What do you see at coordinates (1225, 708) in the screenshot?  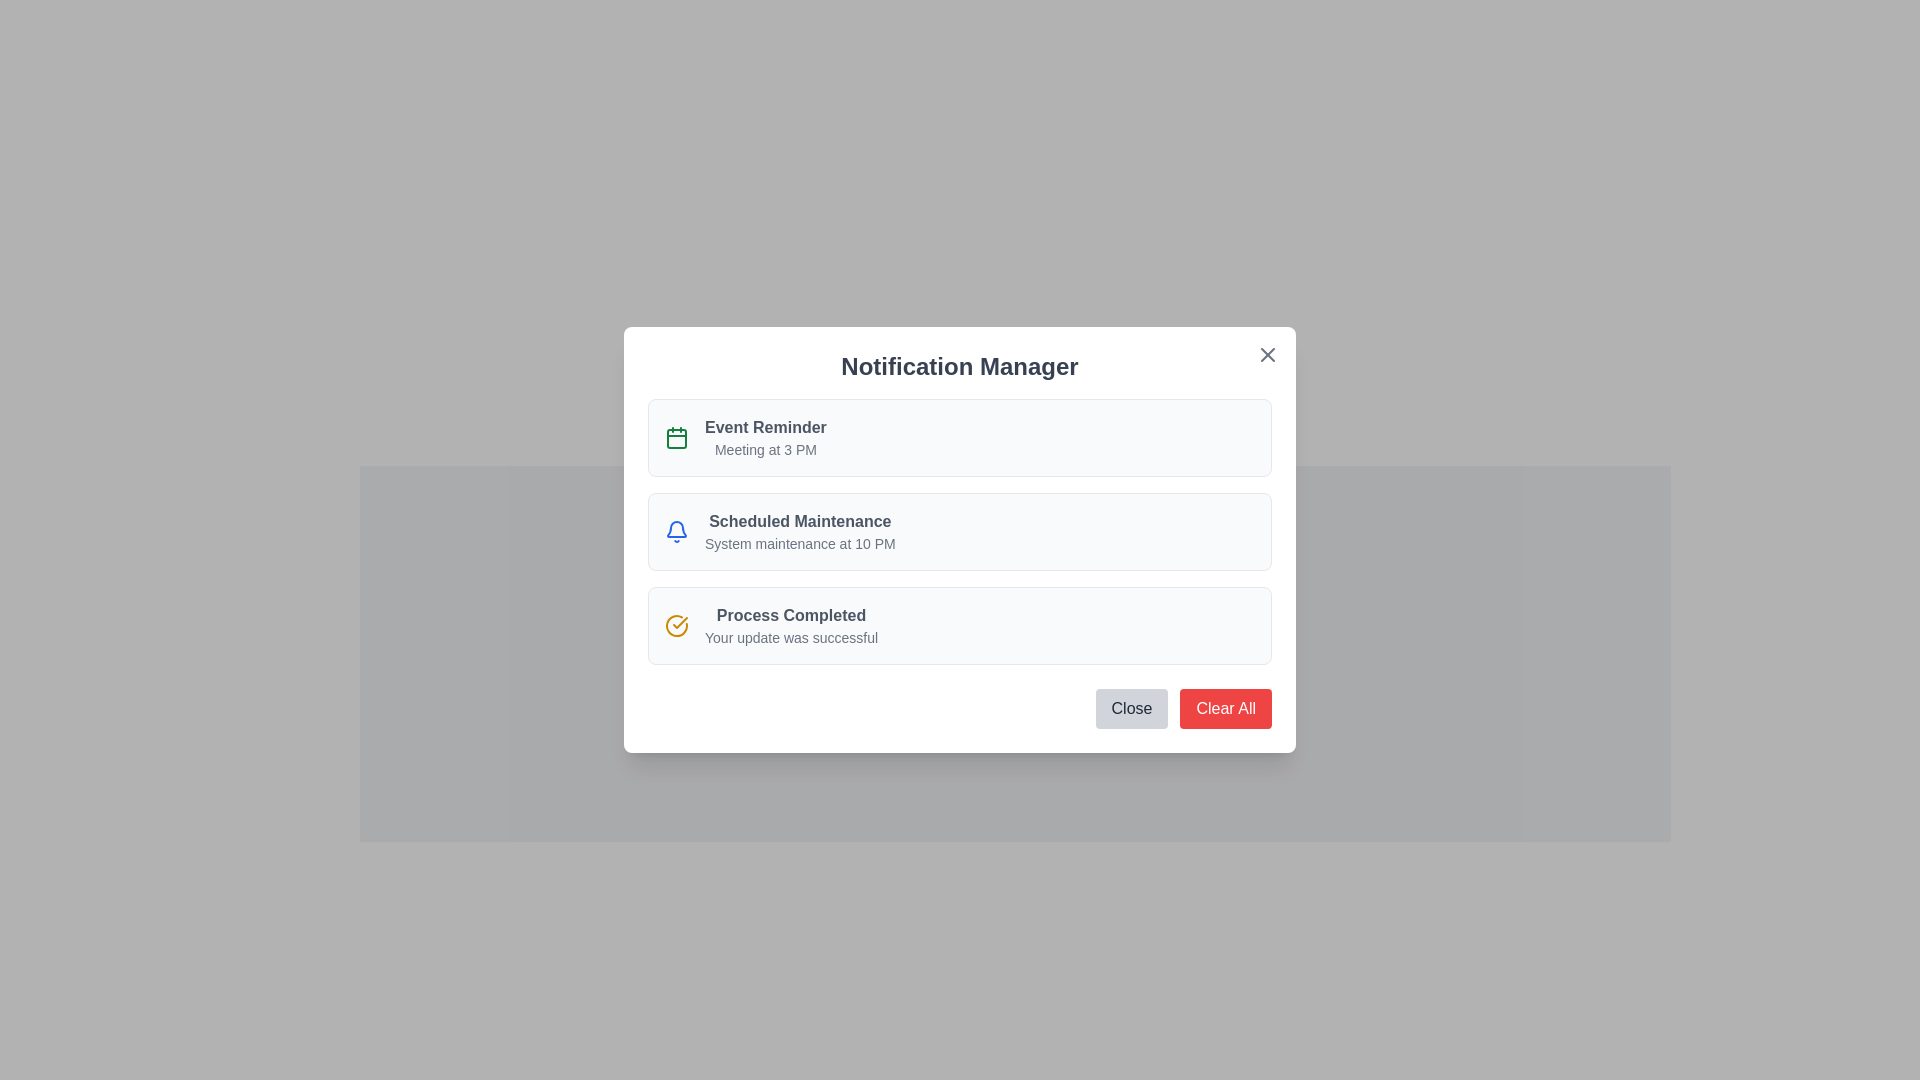 I see `the 'Clear All' button with a red background and white text located at the bottom-right corner of the 'Notification Manager' modal` at bounding box center [1225, 708].